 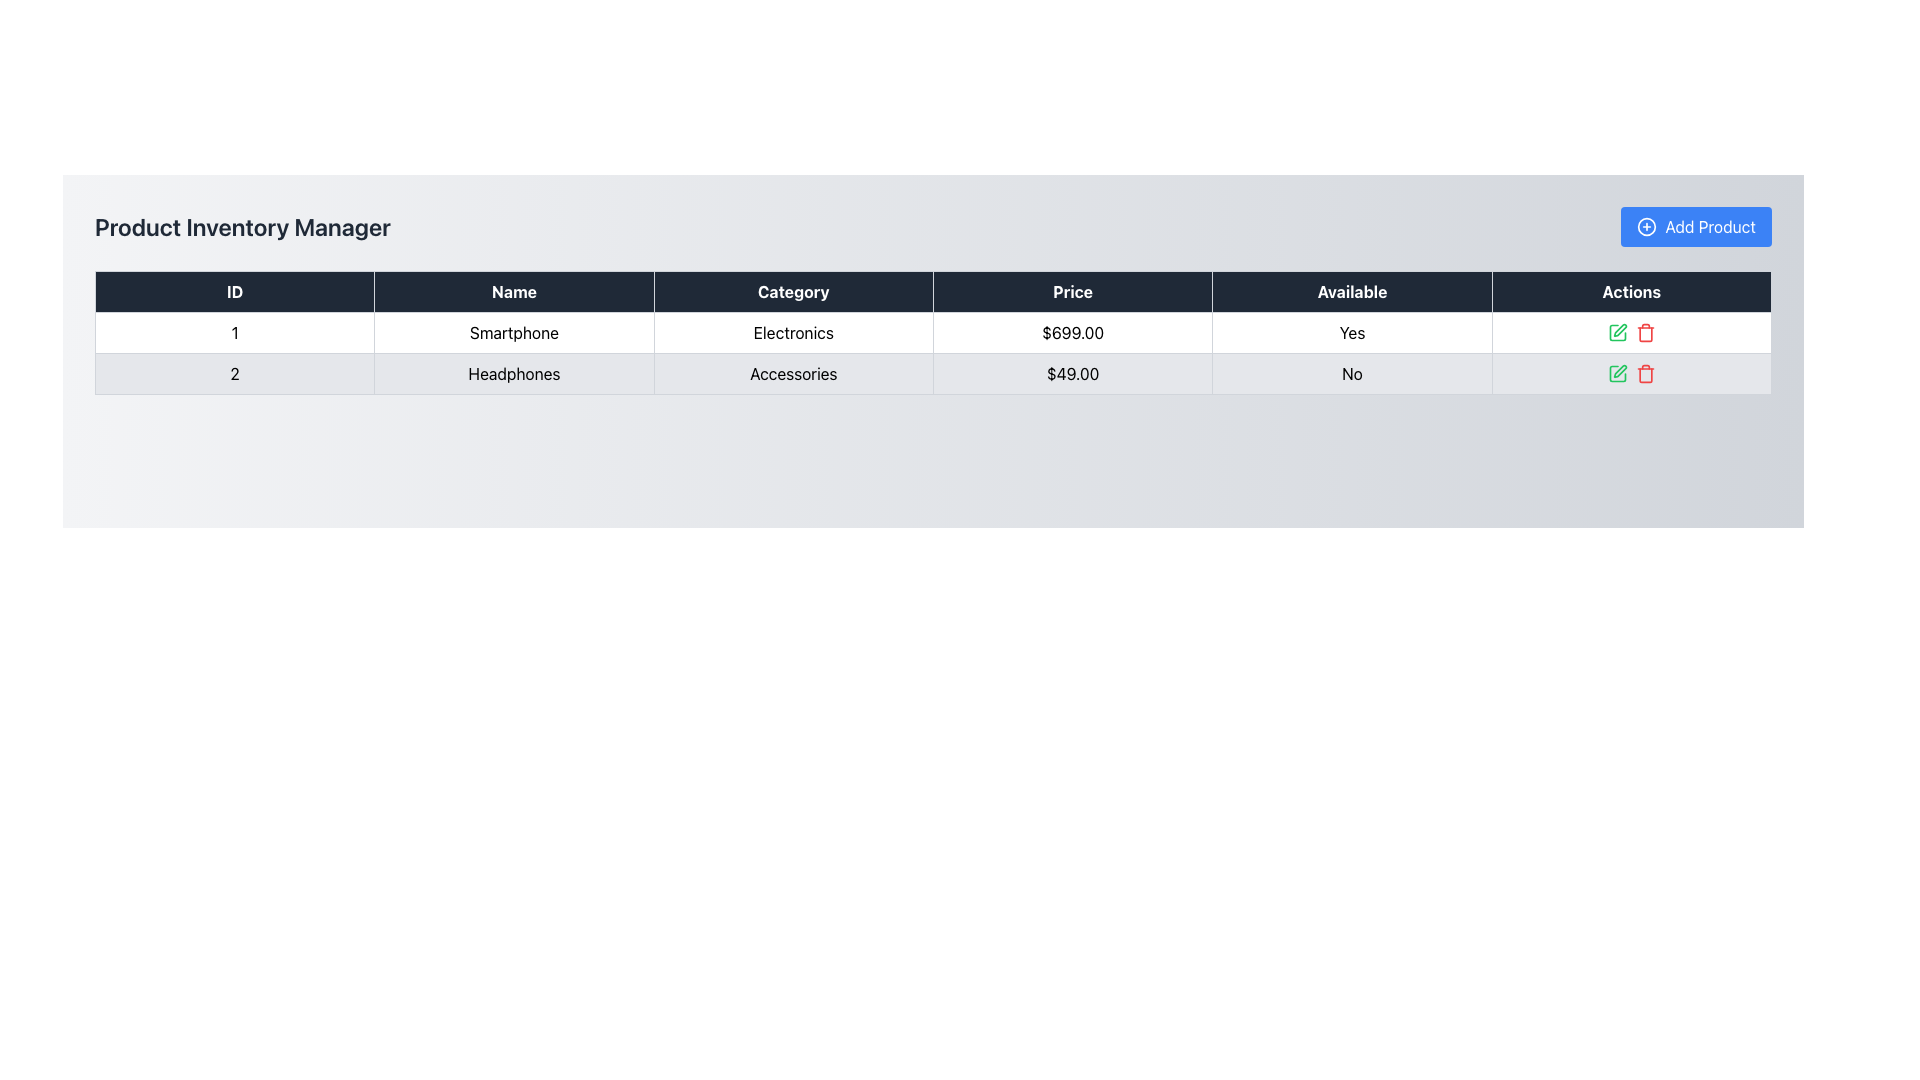 I want to click on the trash icon embedded in the delete button located in the 'Actions' column of the second row in the table, so click(x=1645, y=333).